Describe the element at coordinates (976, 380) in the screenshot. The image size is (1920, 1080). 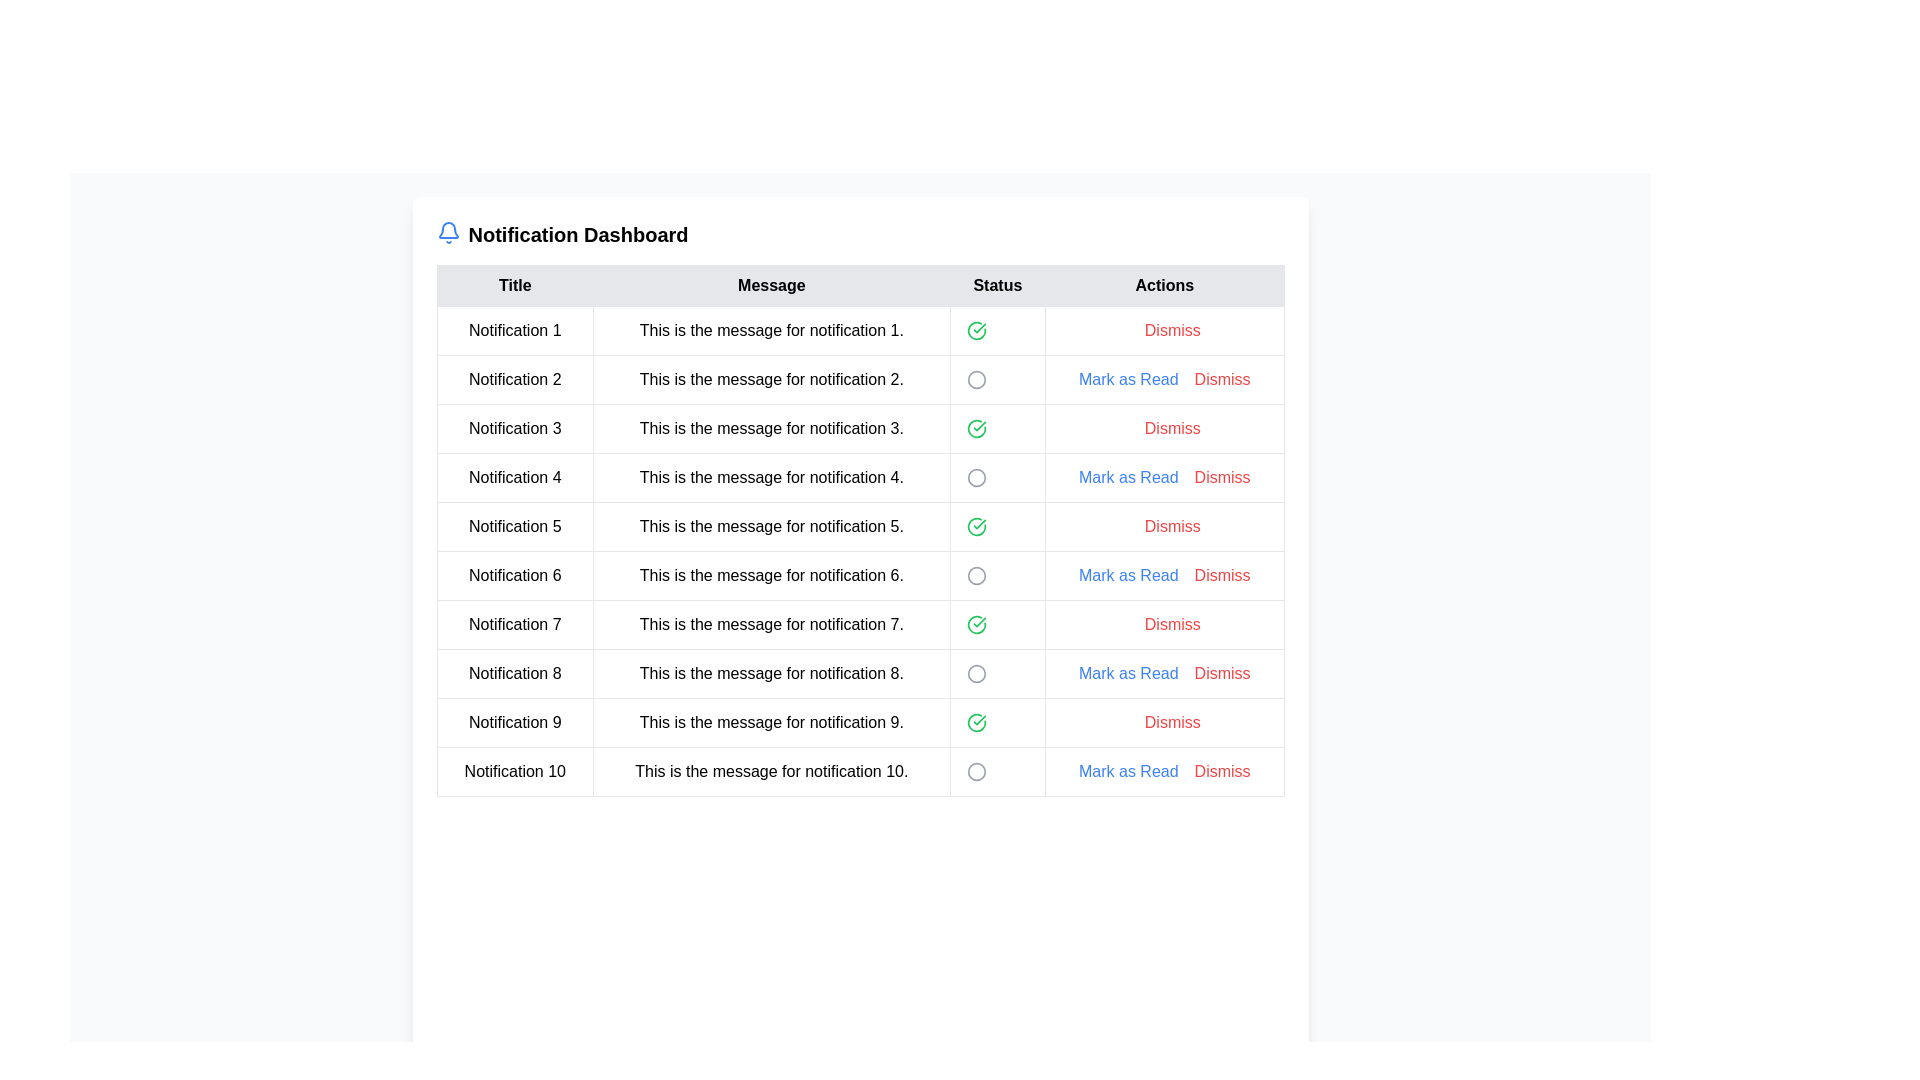
I see `the circular graphic icon in the 'Status' column of the notification table for 'Notification 2'` at that location.